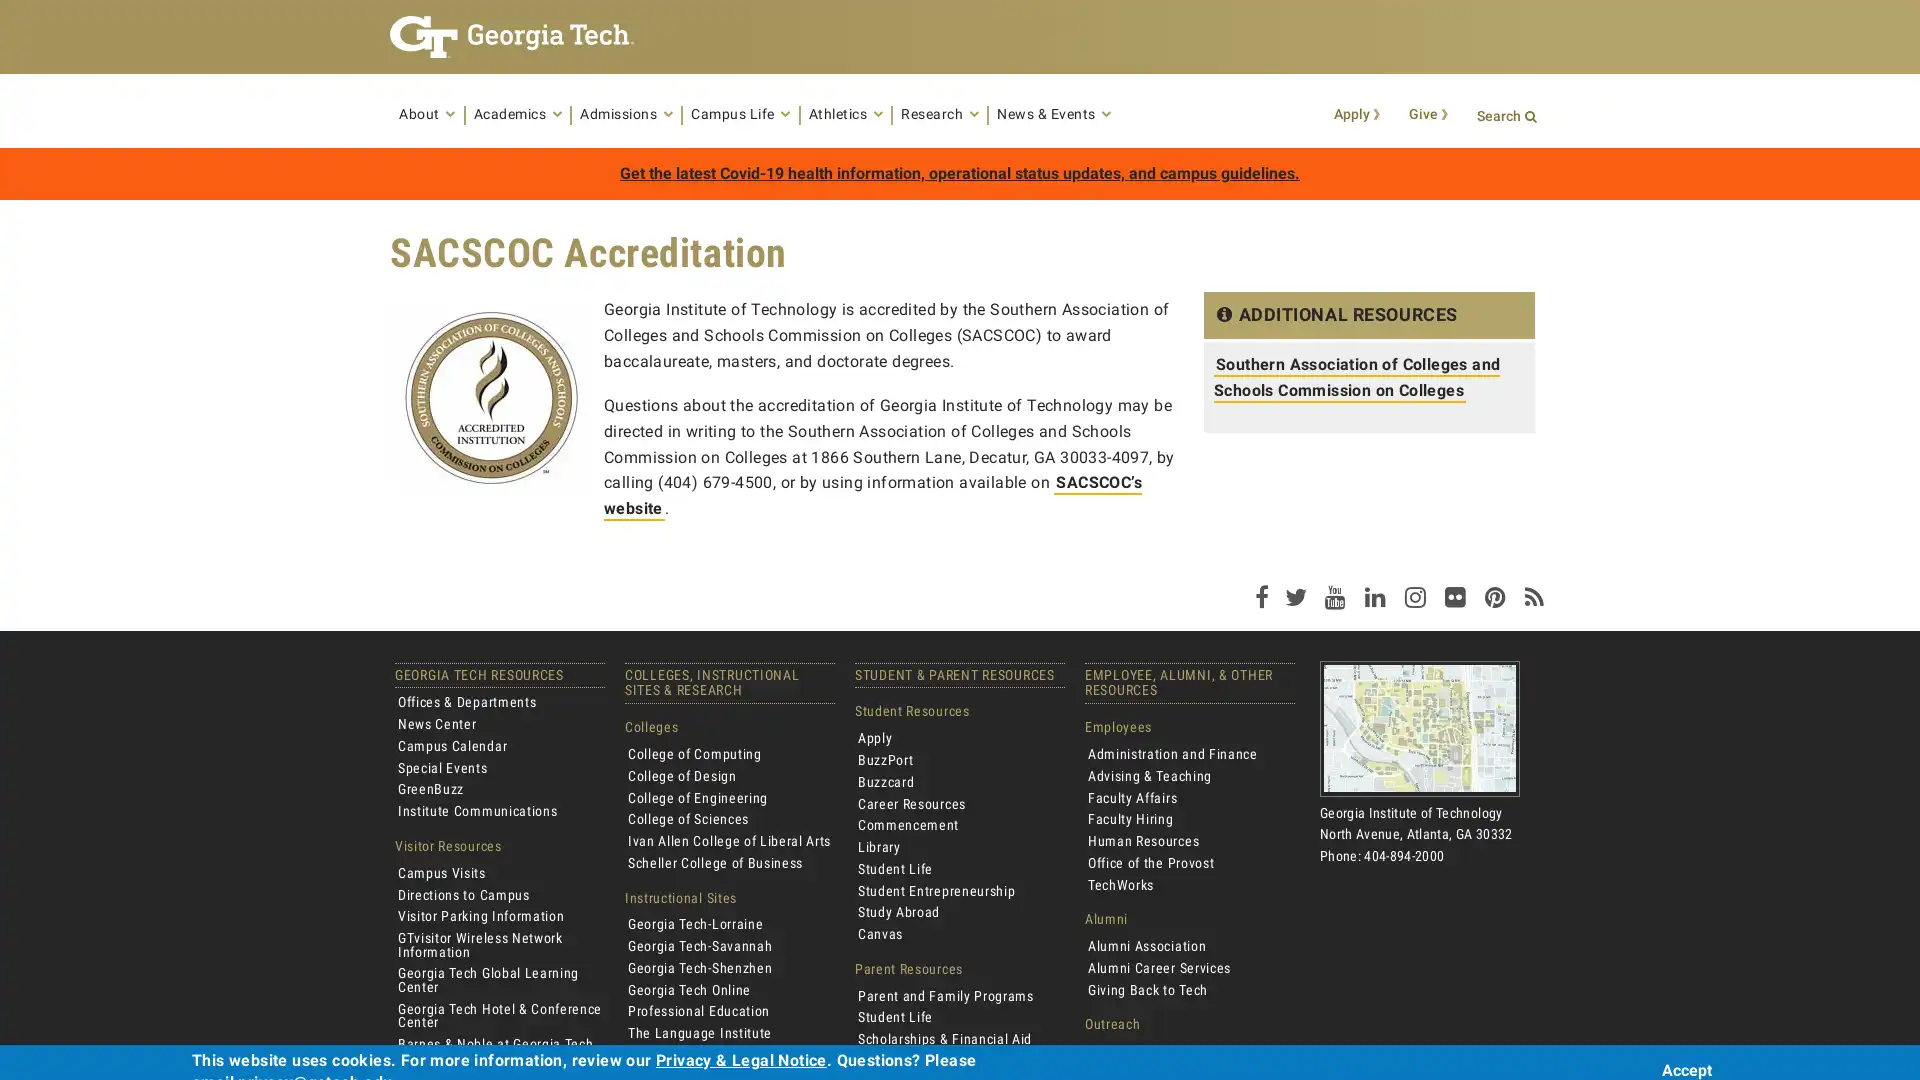 The image size is (1920, 1080). Describe the element at coordinates (1444, 165) in the screenshot. I see `Search Button` at that location.